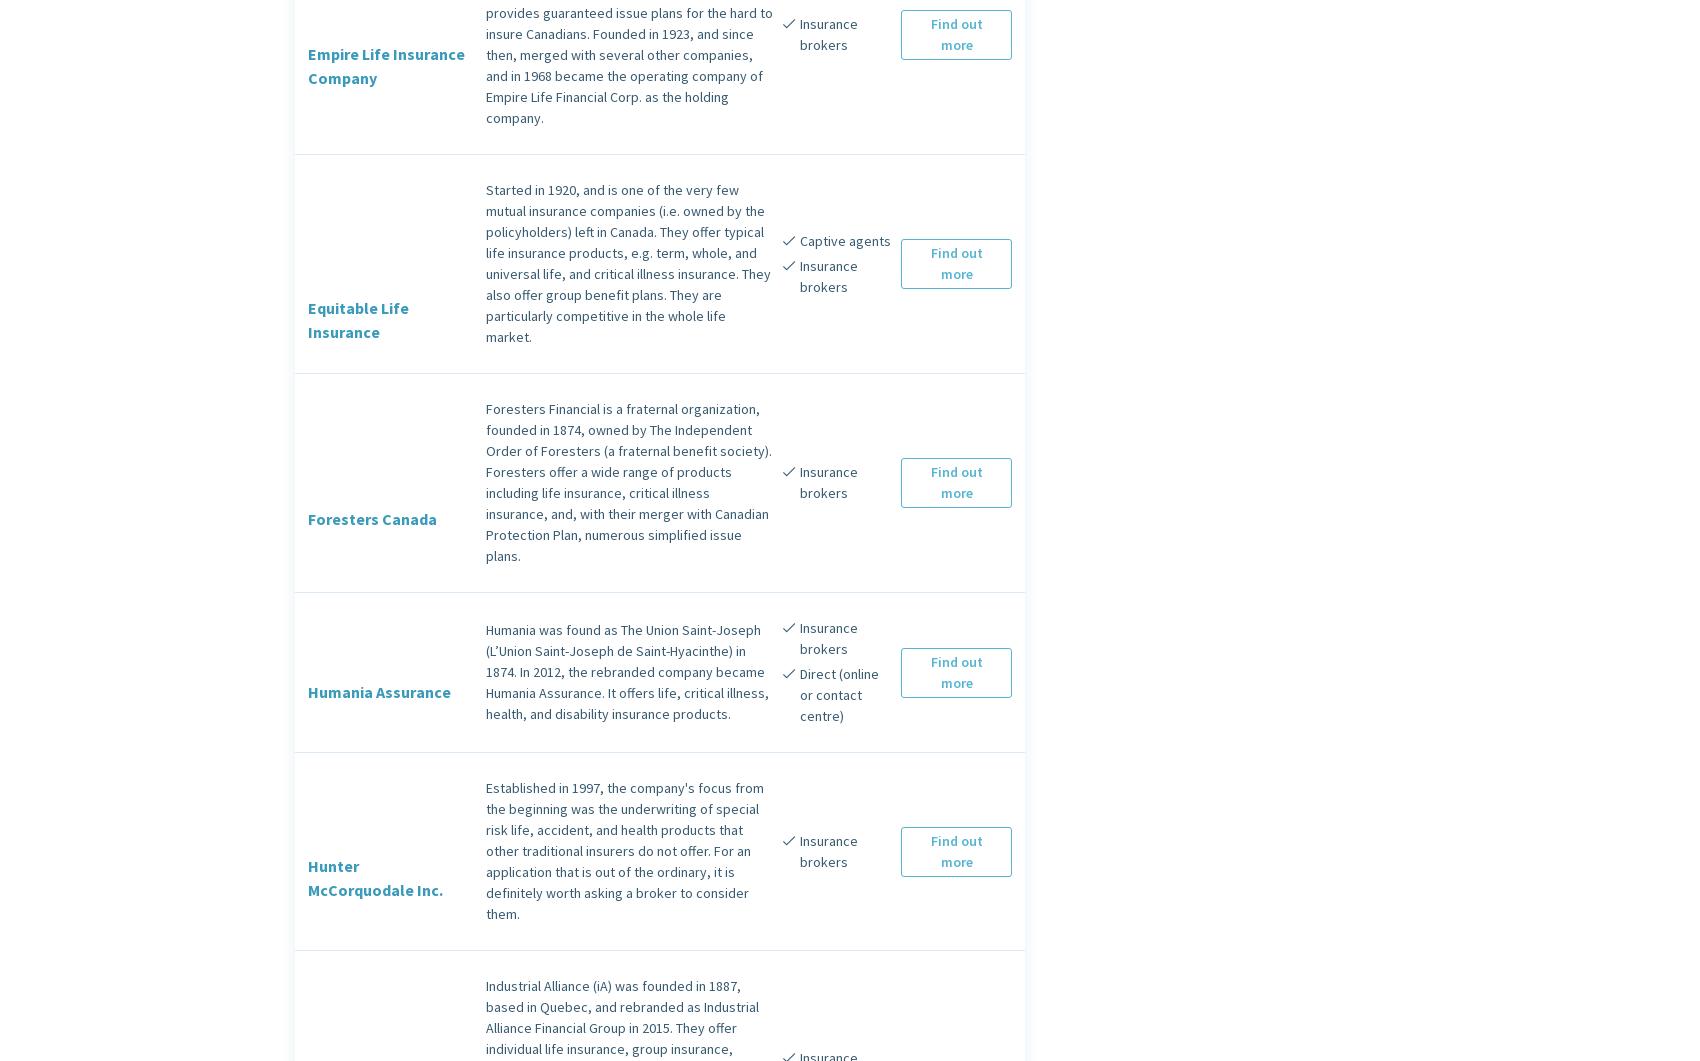 The width and height of the screenshot is (1700, 1061). What do you see at coordinates (837, 693) in the screenshot?
I see `'Direct (online or contact centre)'` at bounding box center [837, 693].